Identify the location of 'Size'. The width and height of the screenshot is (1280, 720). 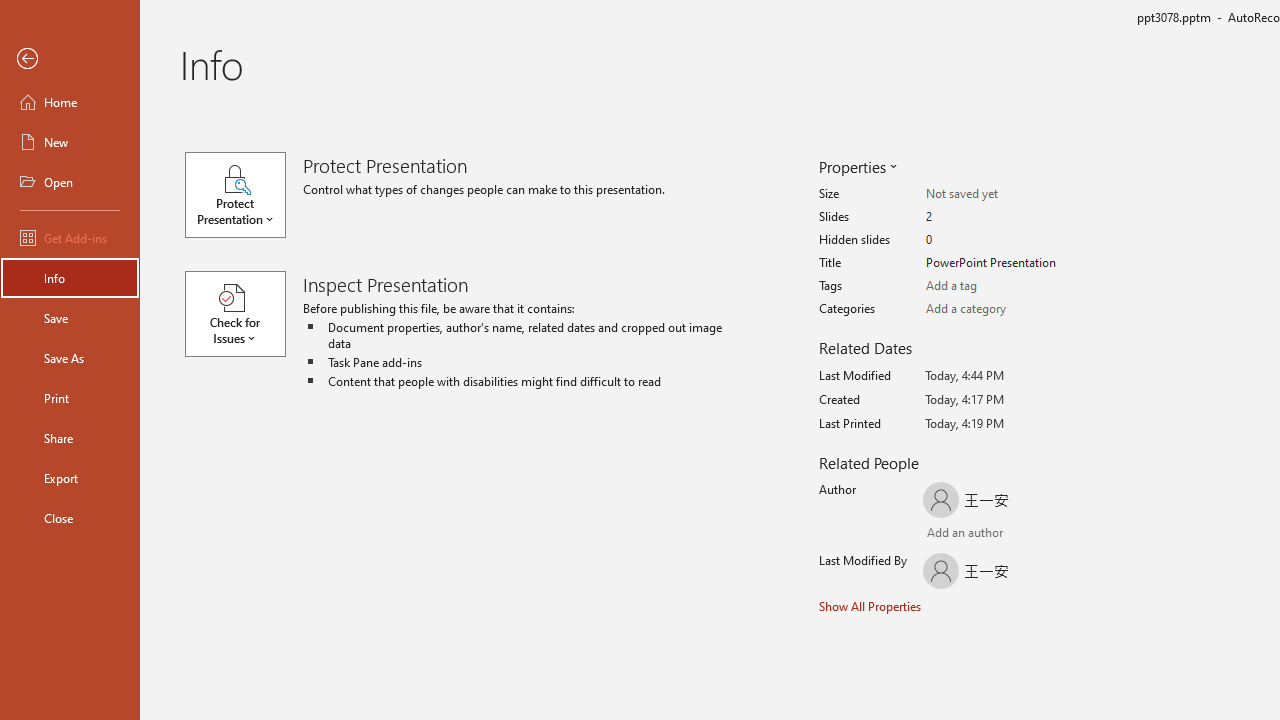
(1004, 194).